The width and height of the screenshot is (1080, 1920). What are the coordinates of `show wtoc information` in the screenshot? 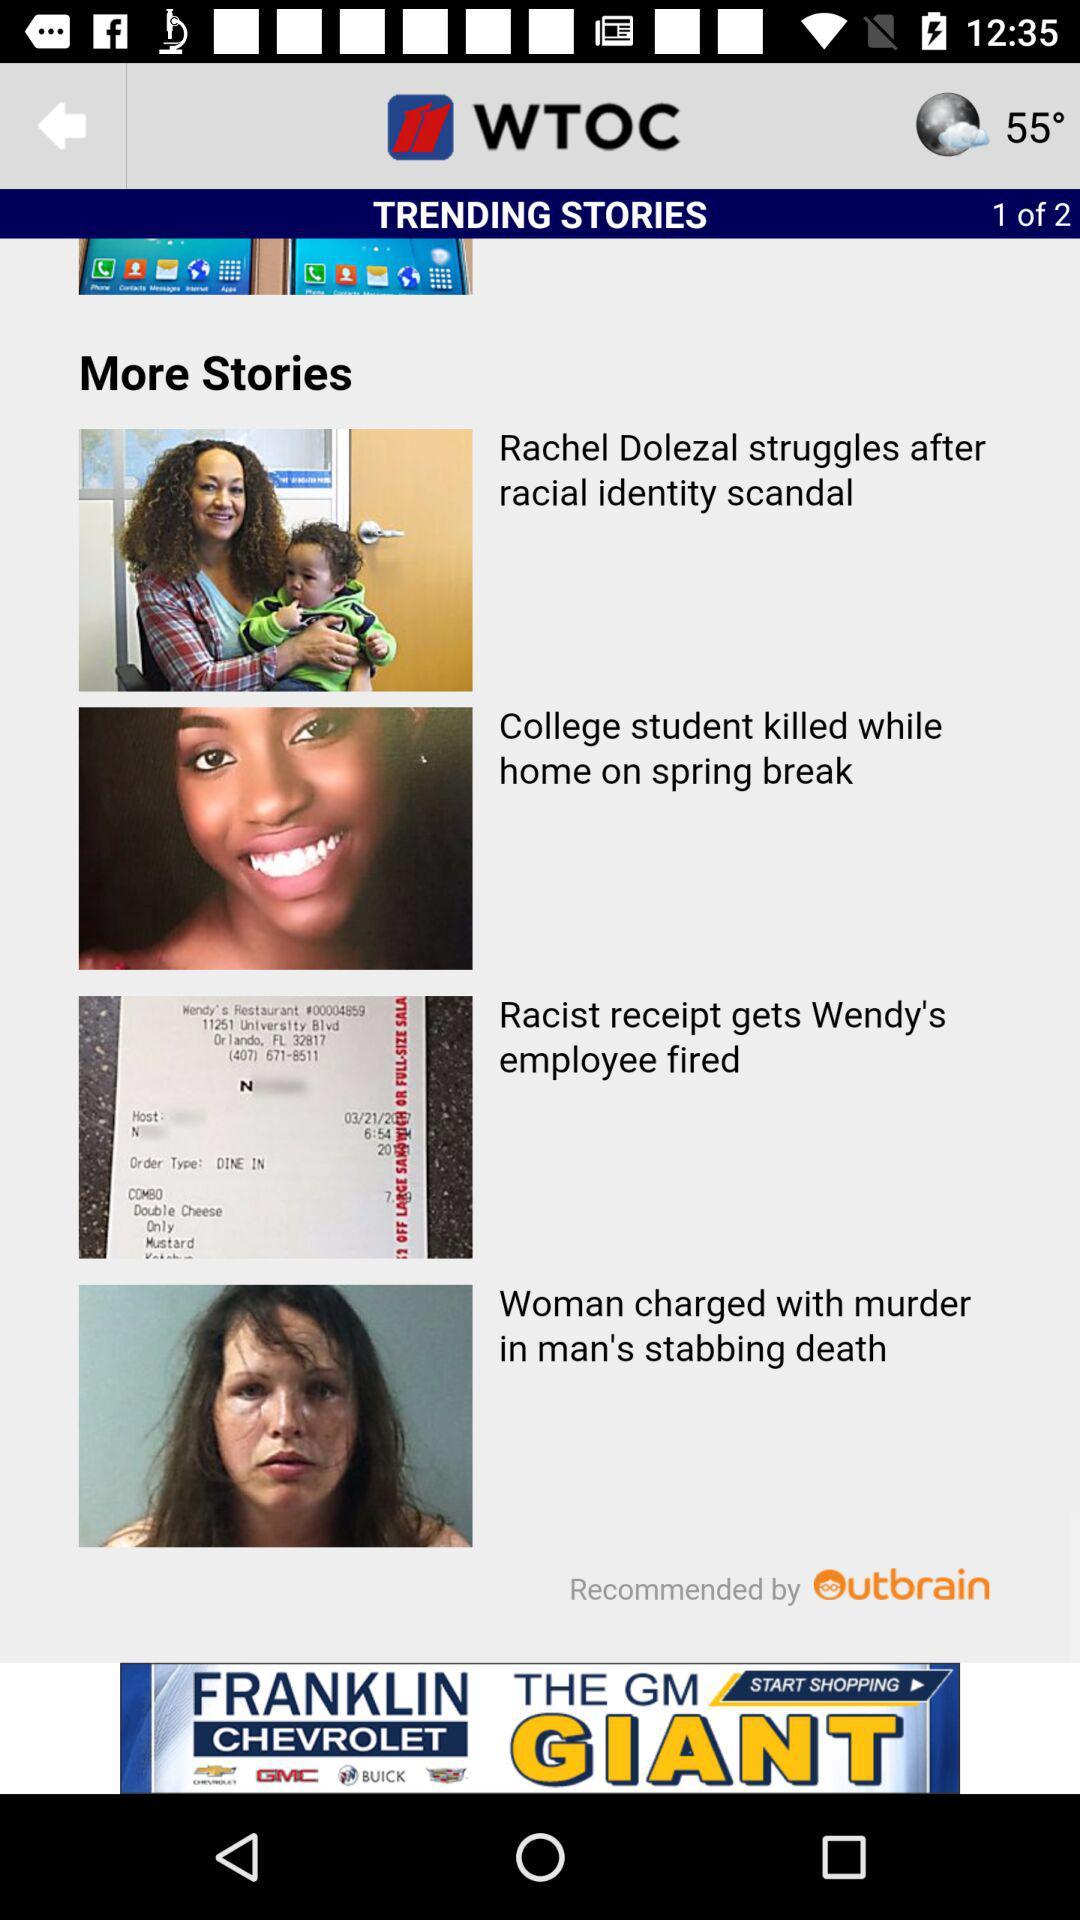 It's located at (540, 124).